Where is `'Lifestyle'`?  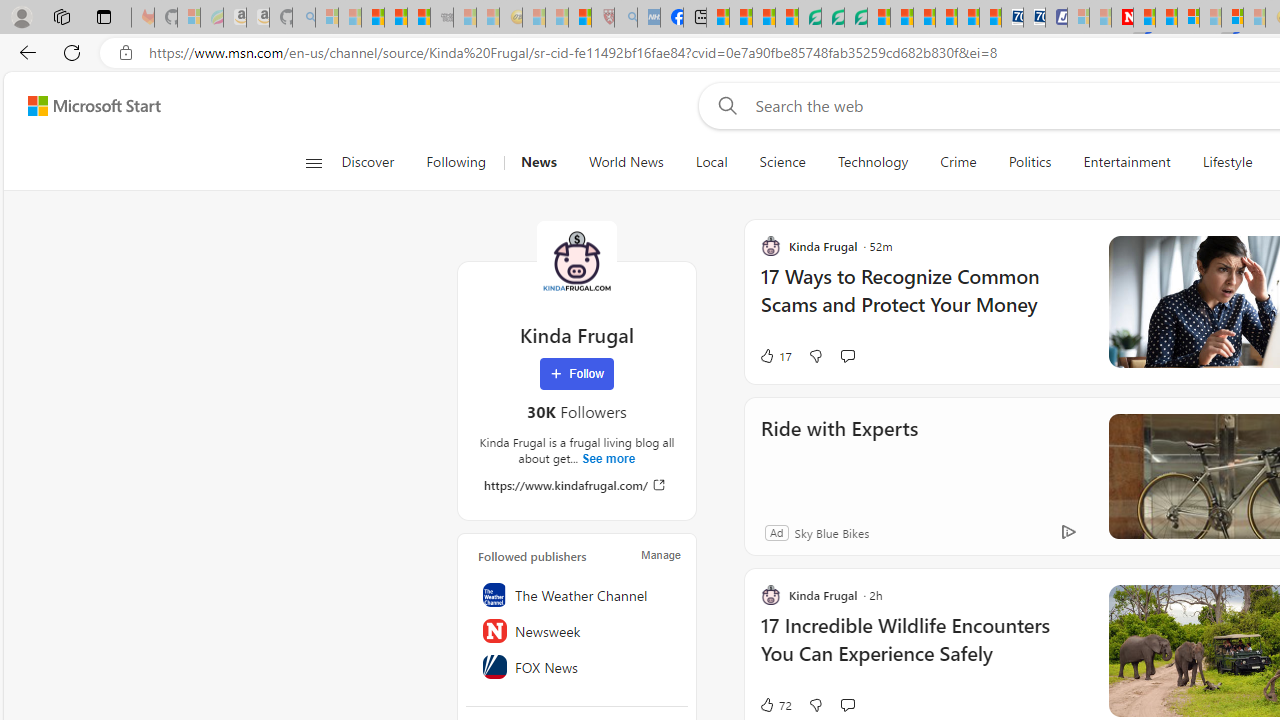
'Lifestyle' is located at coordinates (1226, 162).